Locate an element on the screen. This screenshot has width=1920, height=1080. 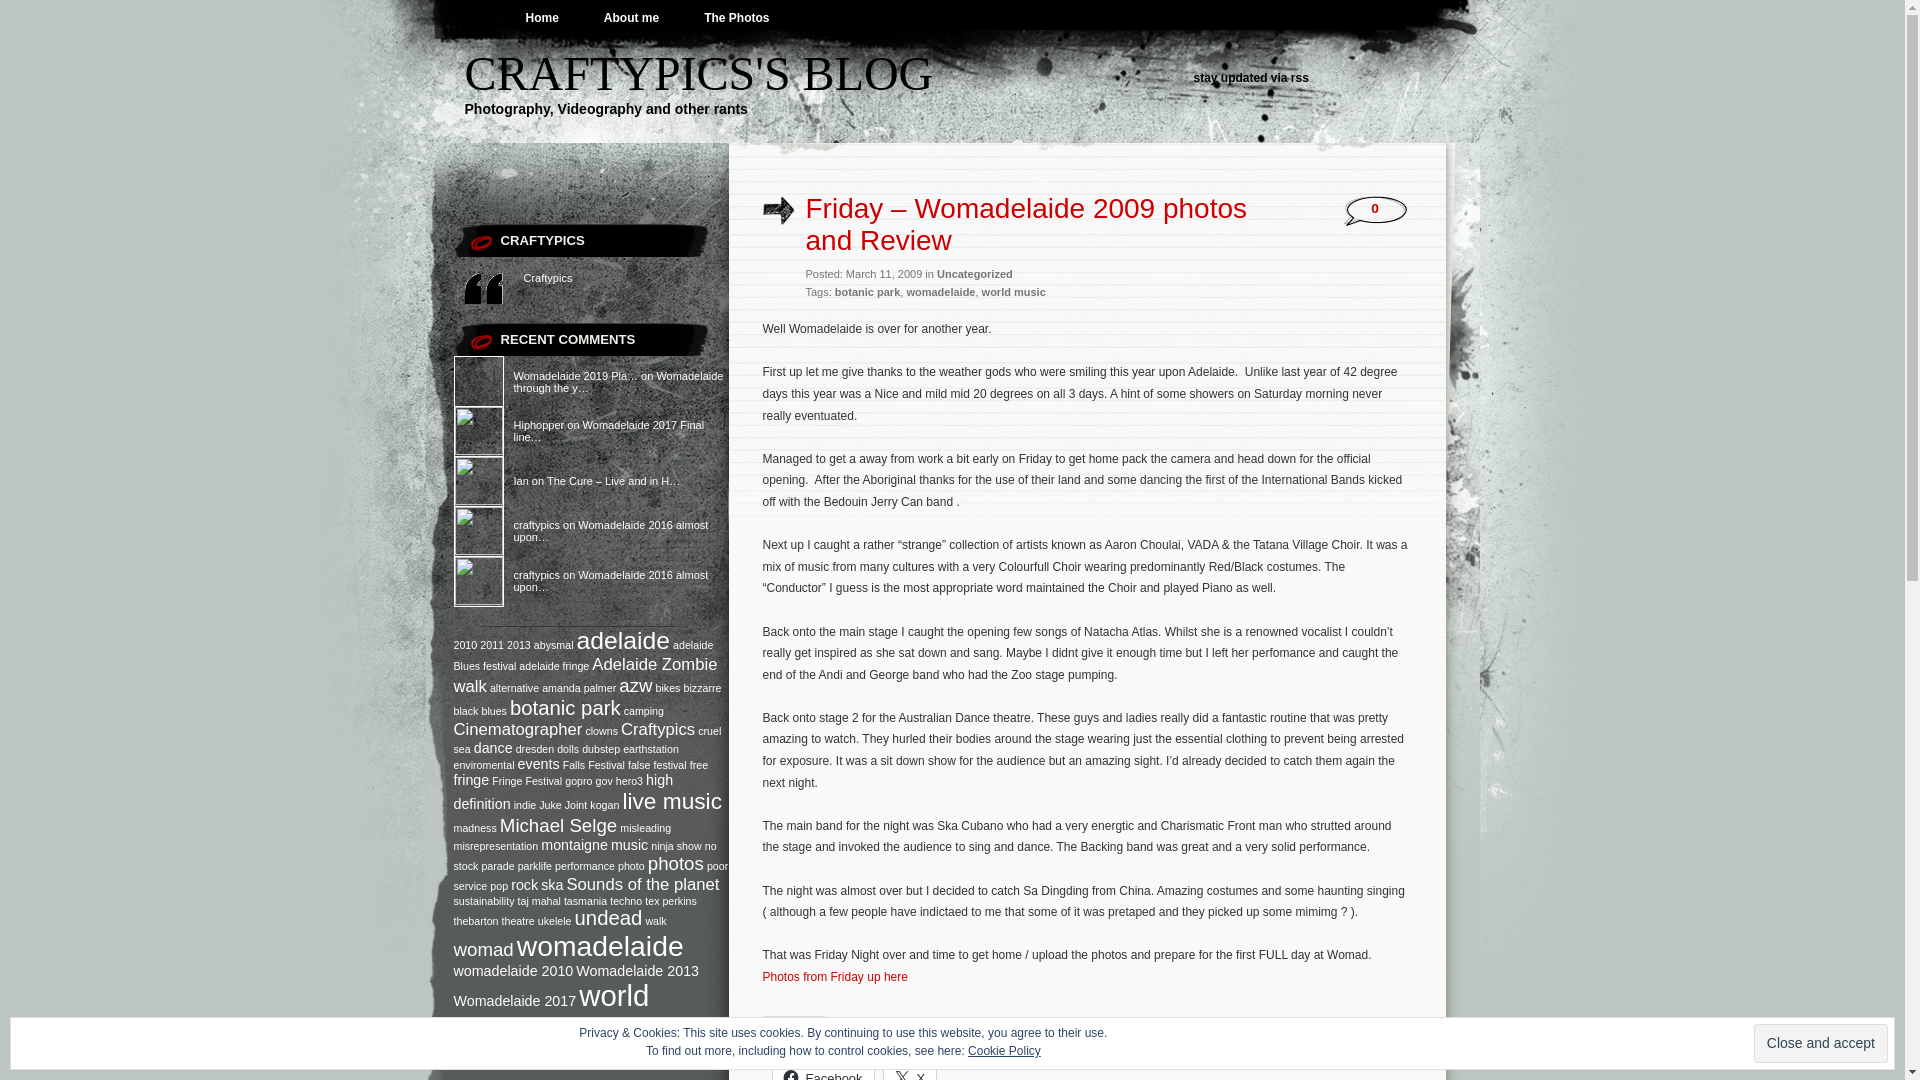
'performance' is located at coordinates (584, 865).